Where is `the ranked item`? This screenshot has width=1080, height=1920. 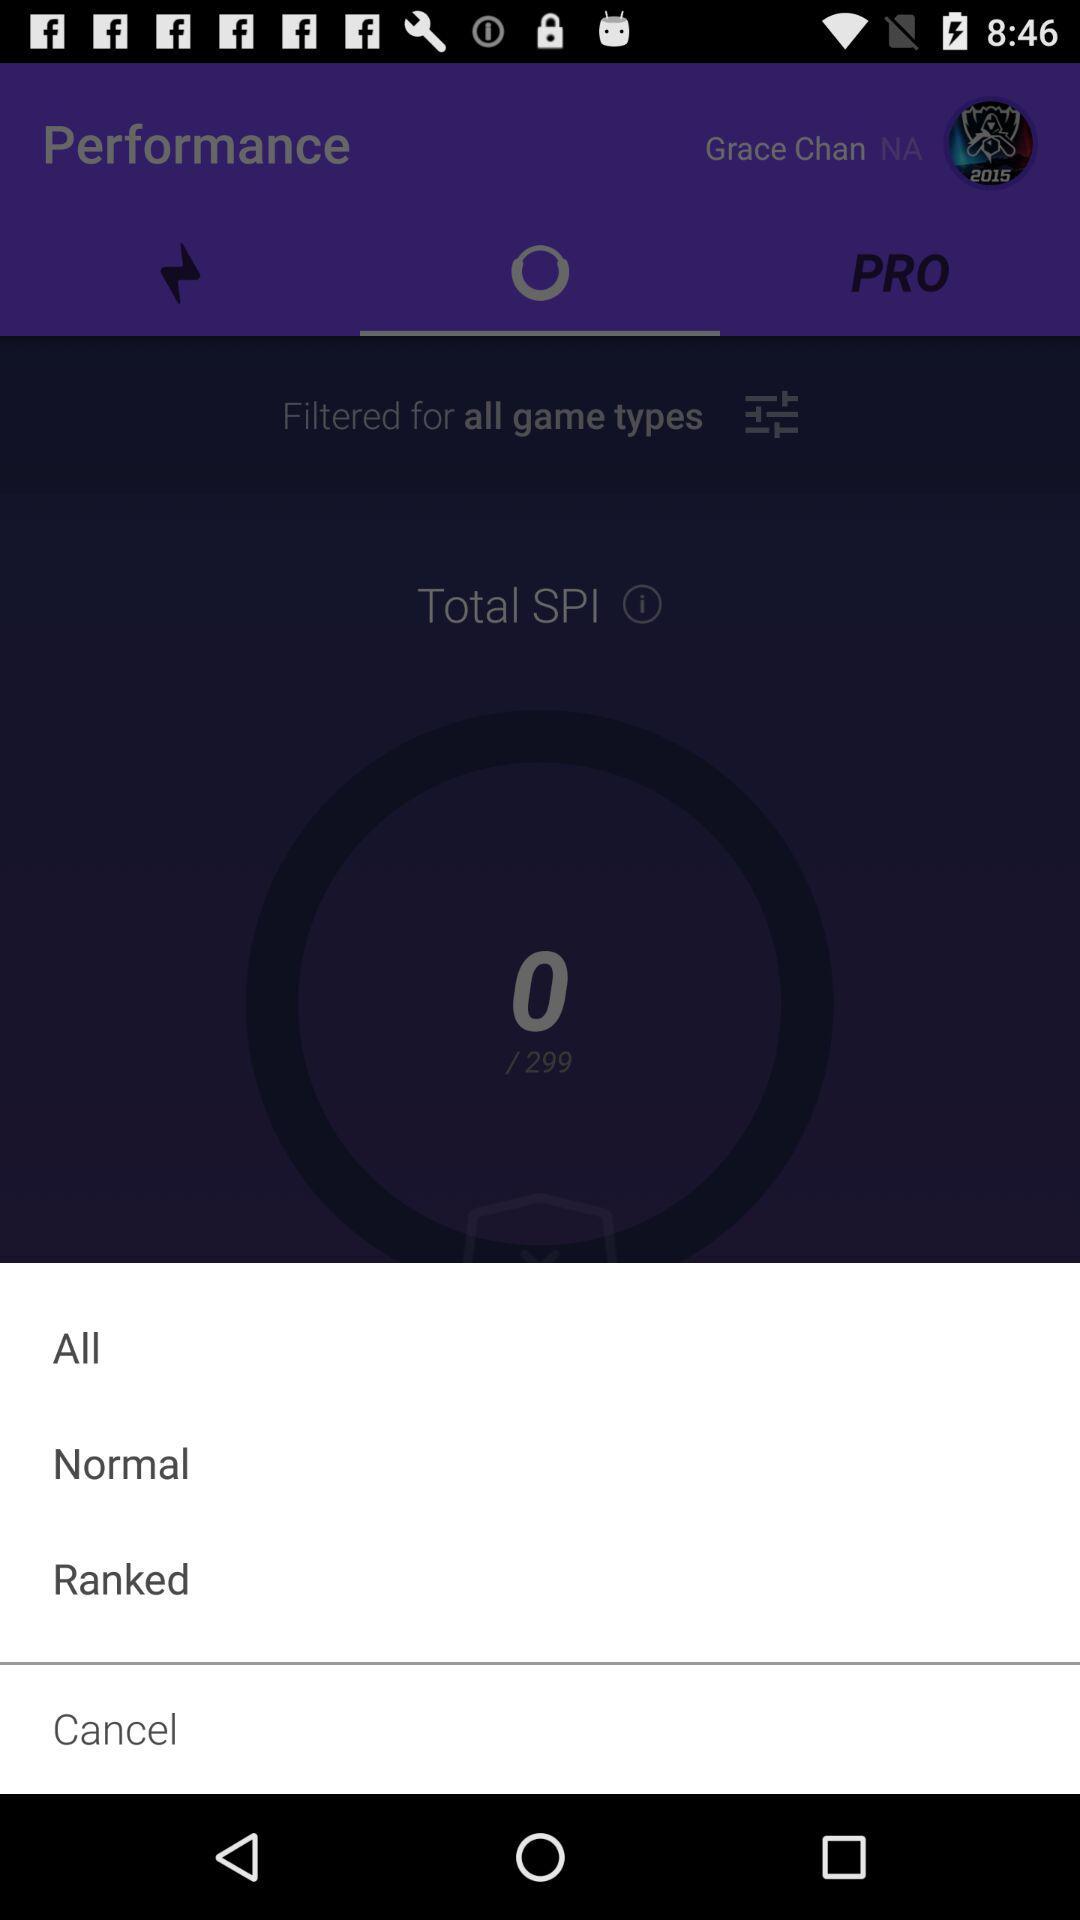 the ranked item is located at coordinates (540, 1577).